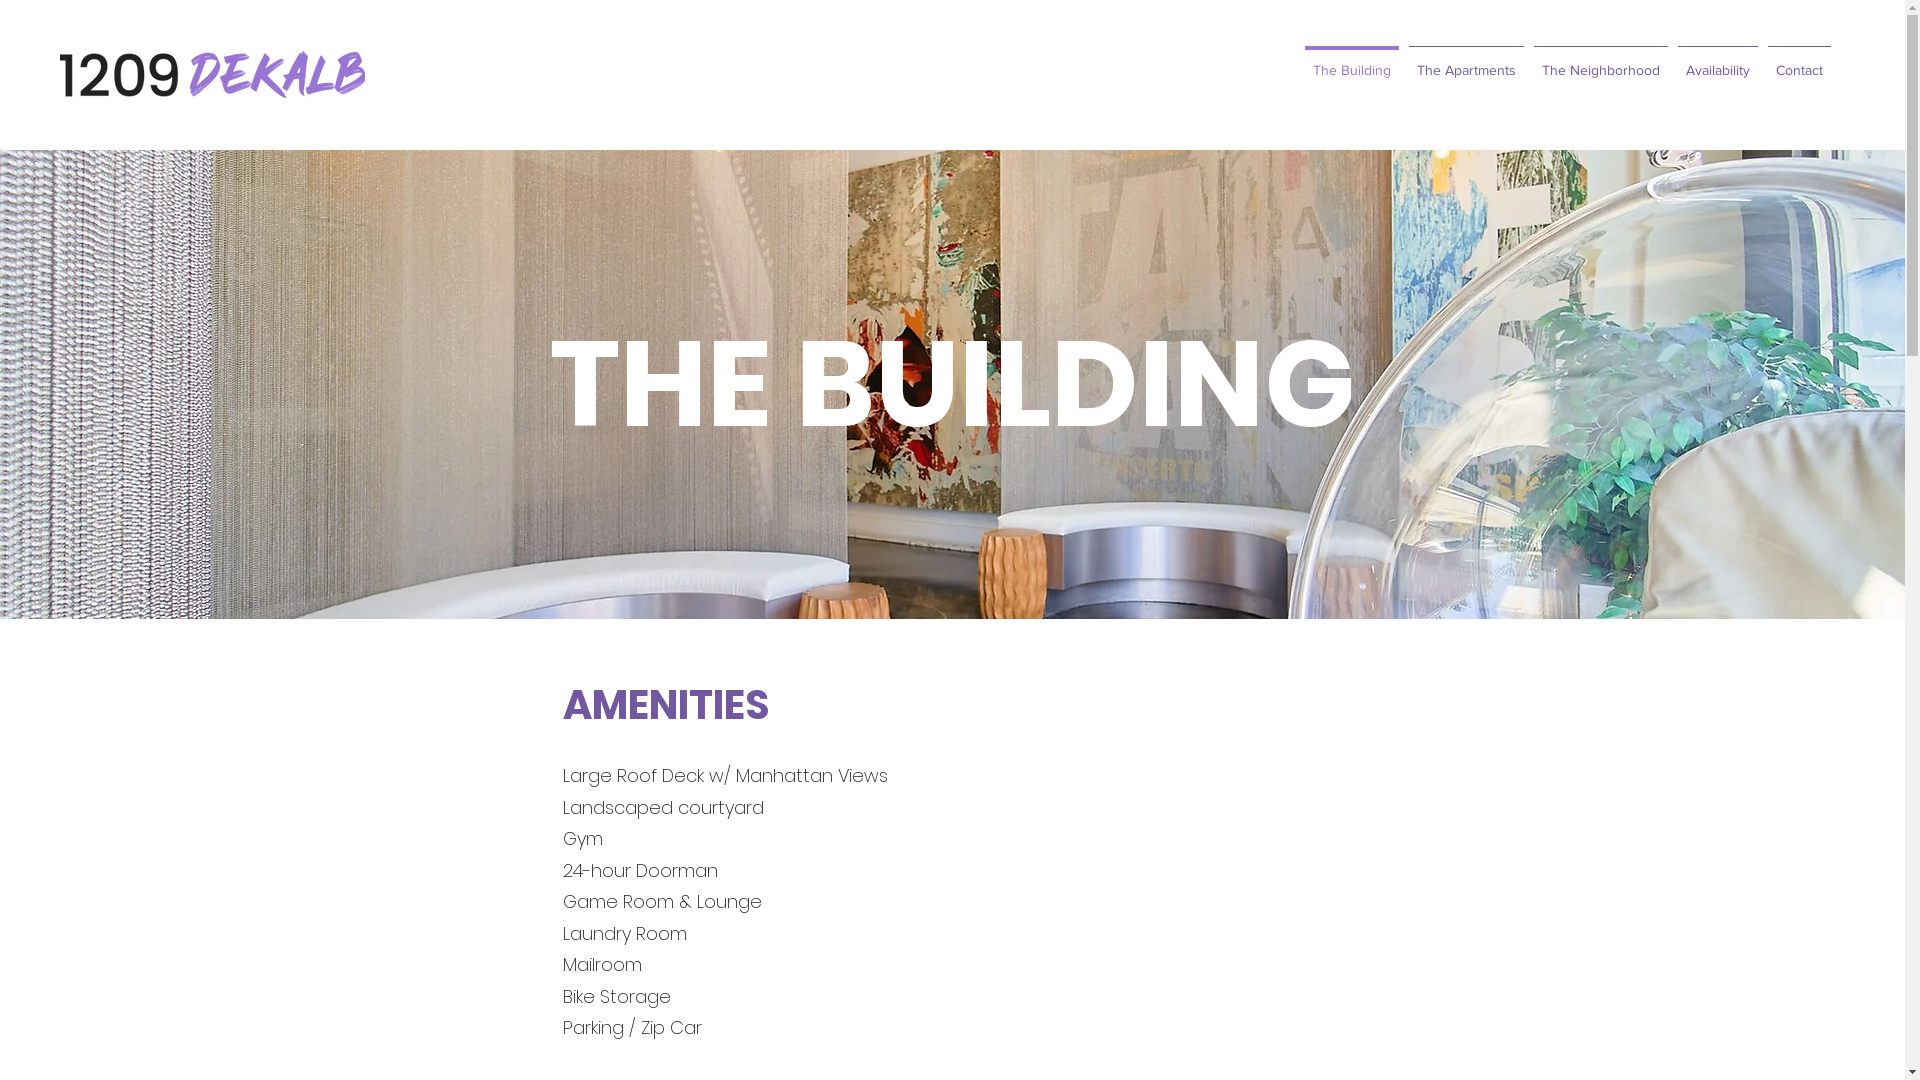 The image size is (1920, 1080). I want to click on 'The Apartments', so click(1466, 60).